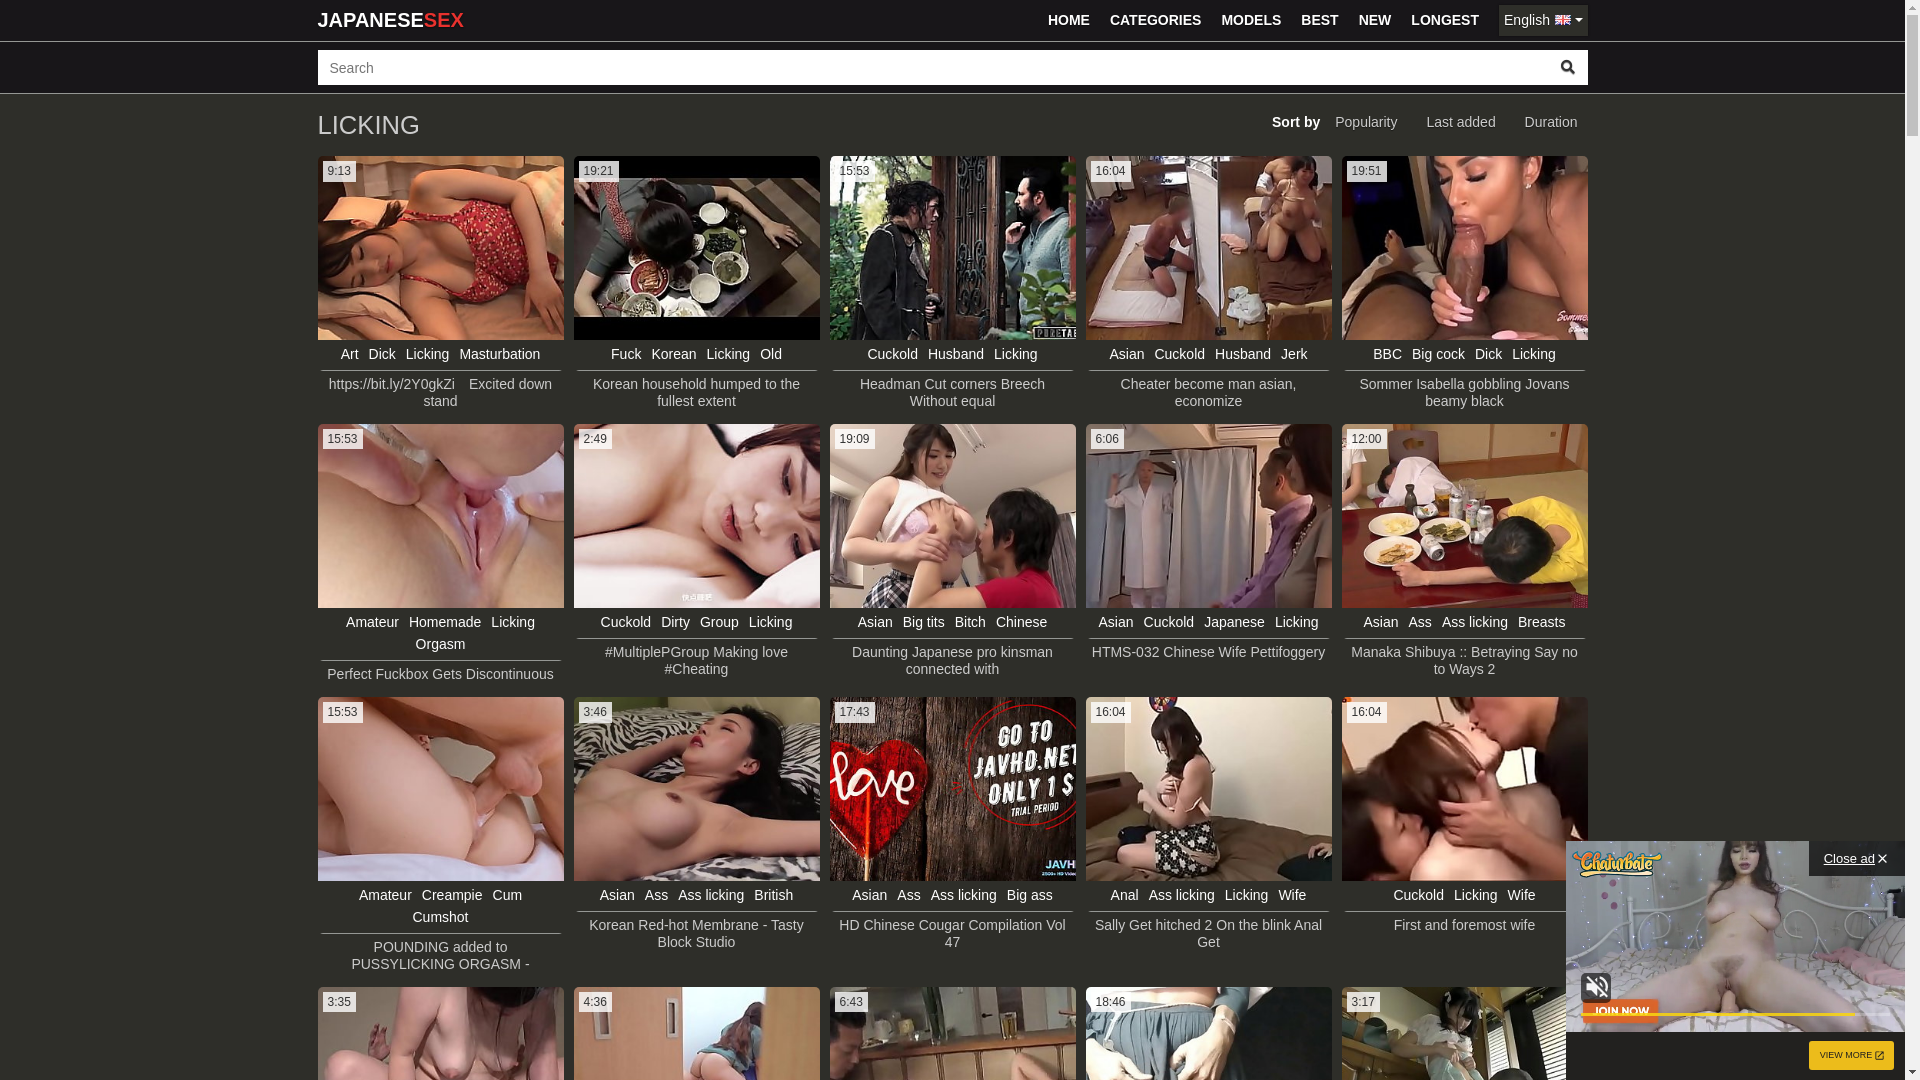 The height and width of the screenshot is (1080, 1920). What do you see at coordinates (696, 393) in the screenshot?
I see `'Korean household humped to the fullest extent'` at bounding box center [696, 393].